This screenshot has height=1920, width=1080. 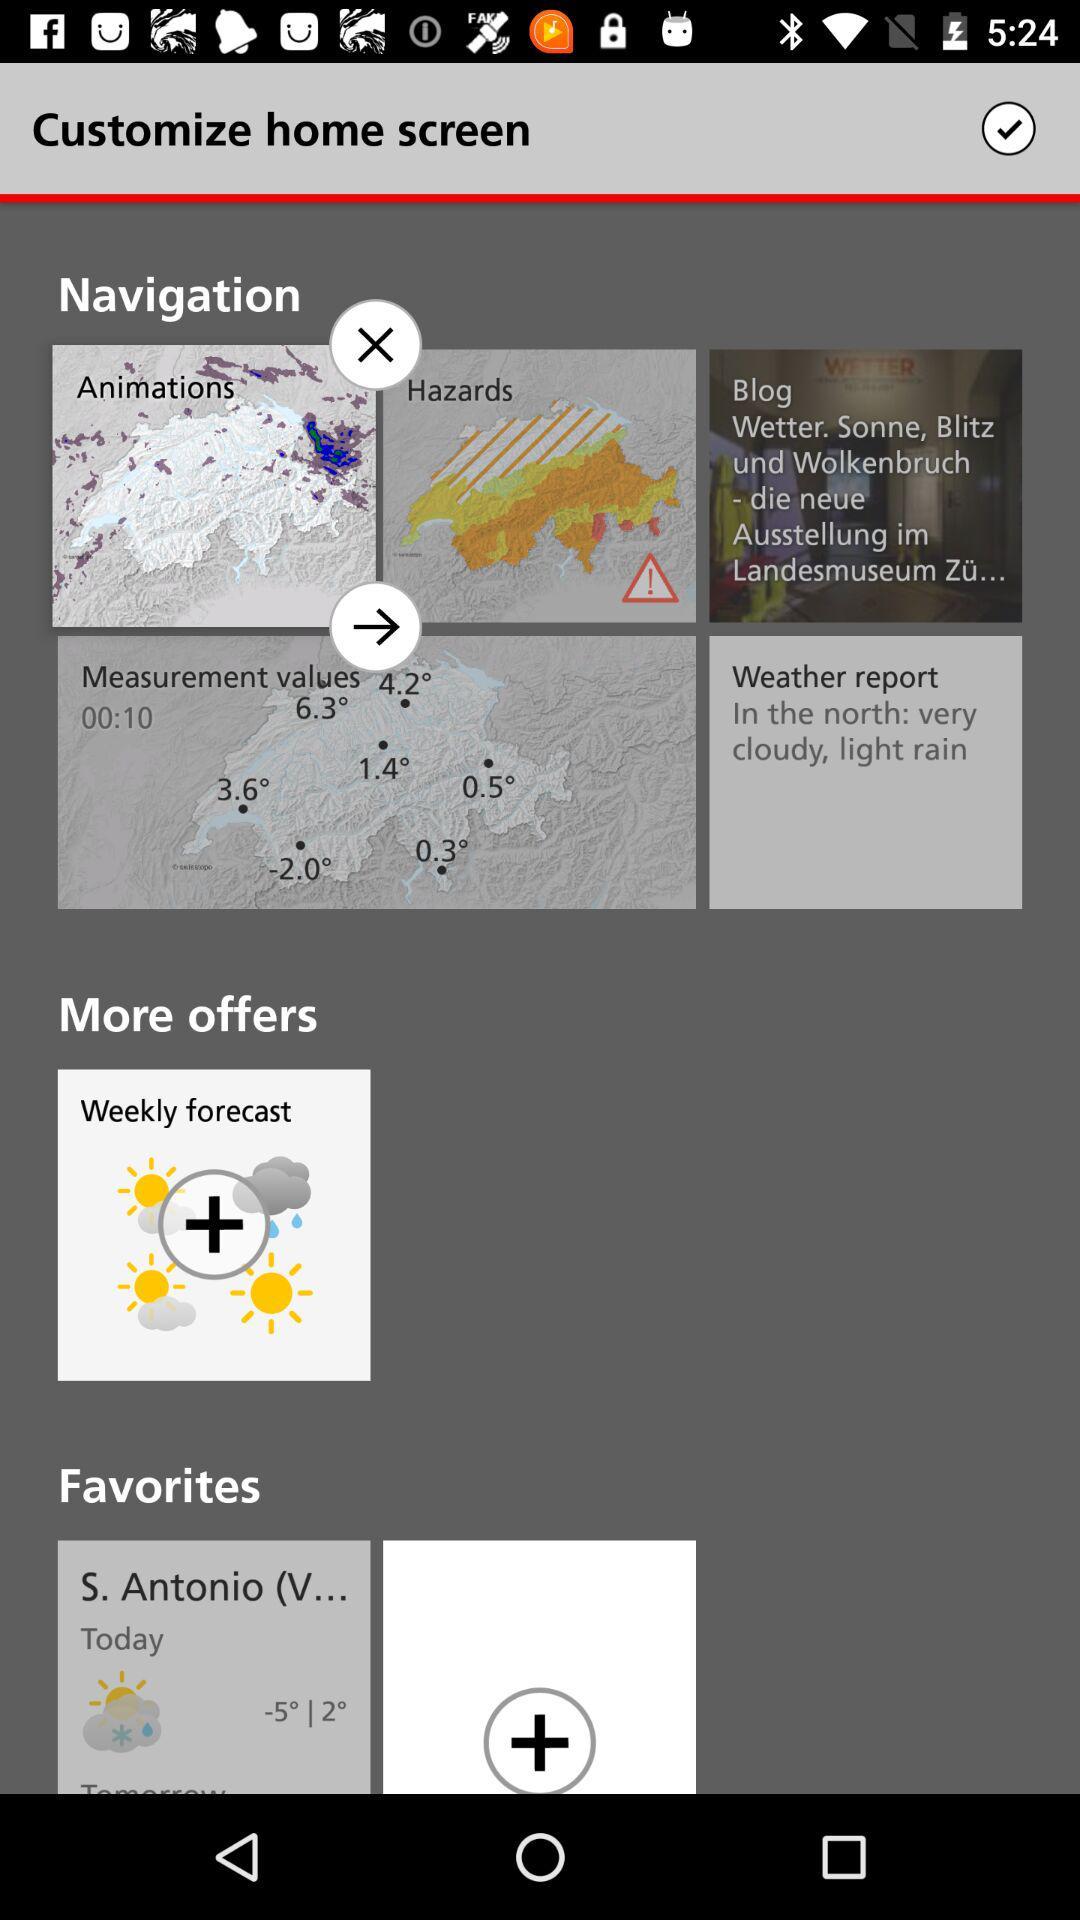 I want to click on advance preview, so click(x=374, y=626).